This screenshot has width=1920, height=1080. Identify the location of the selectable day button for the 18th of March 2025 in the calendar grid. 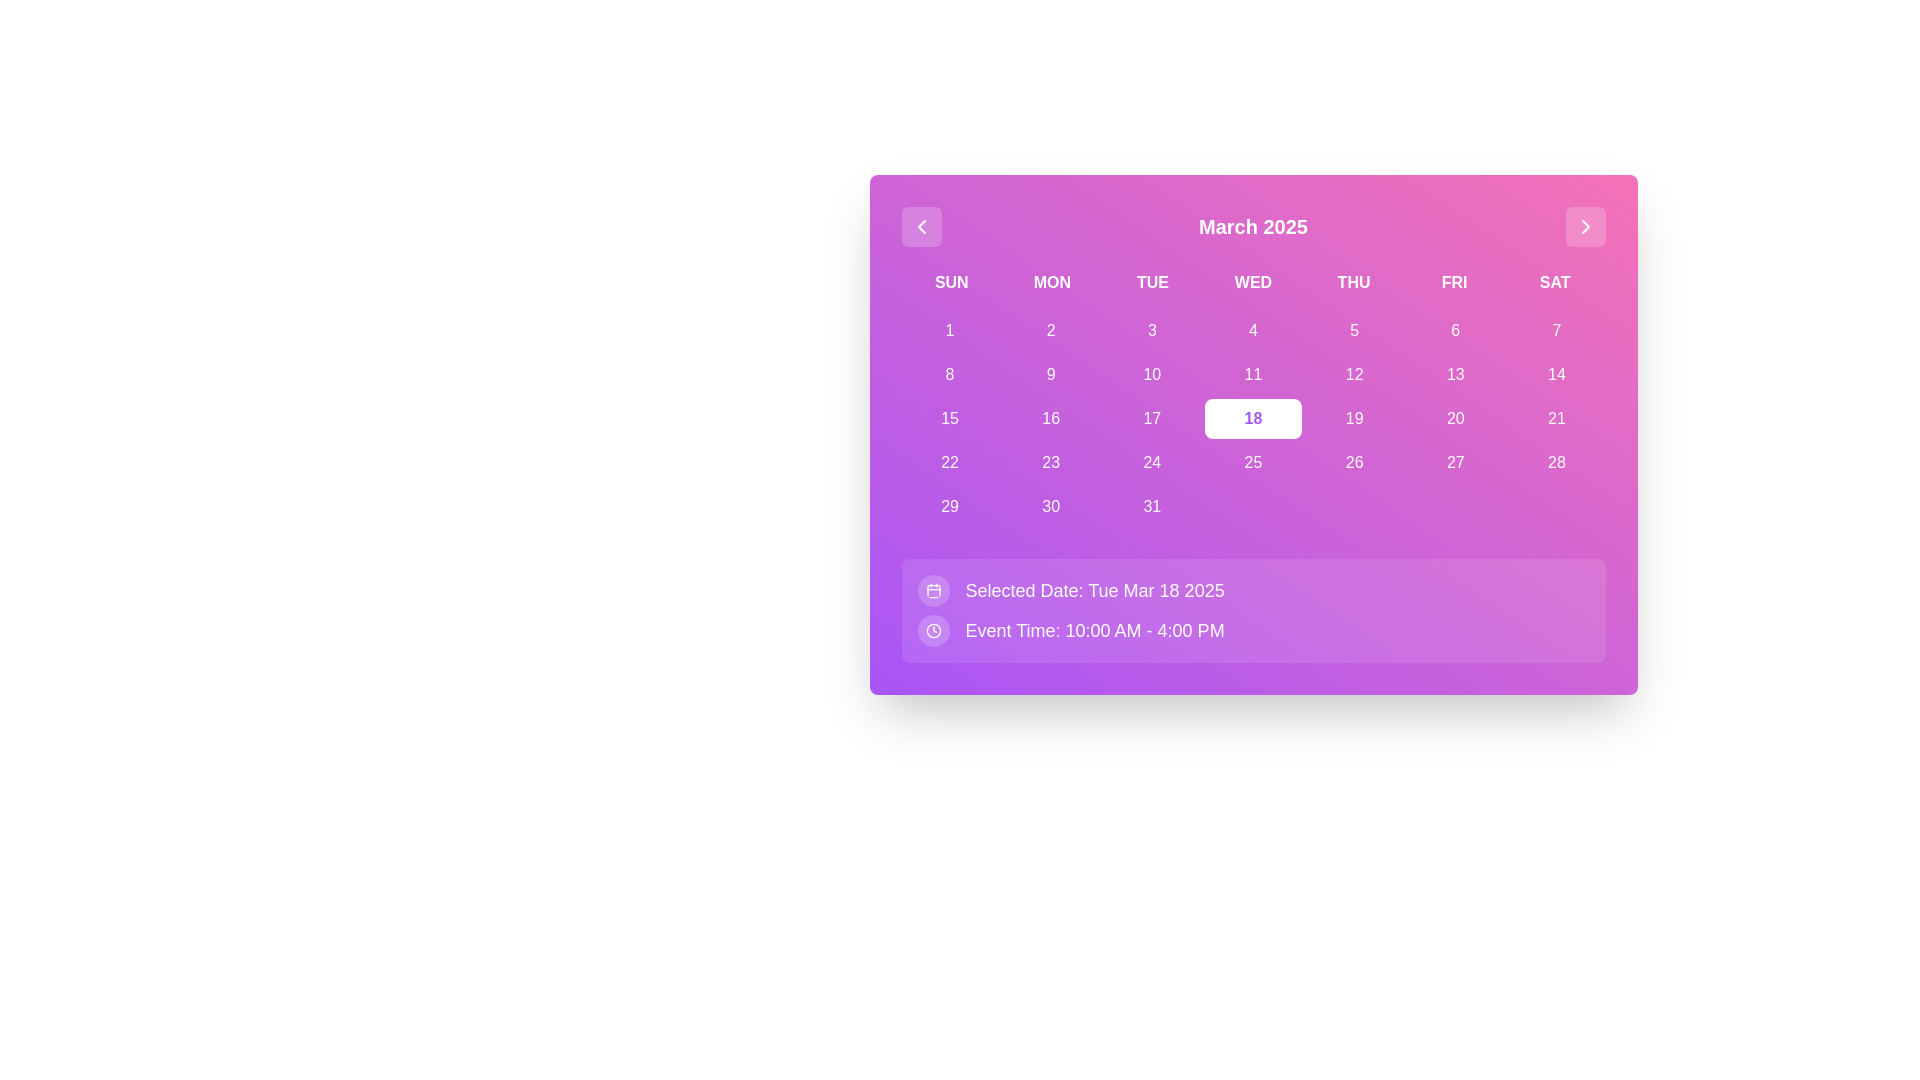
(1252, 418).